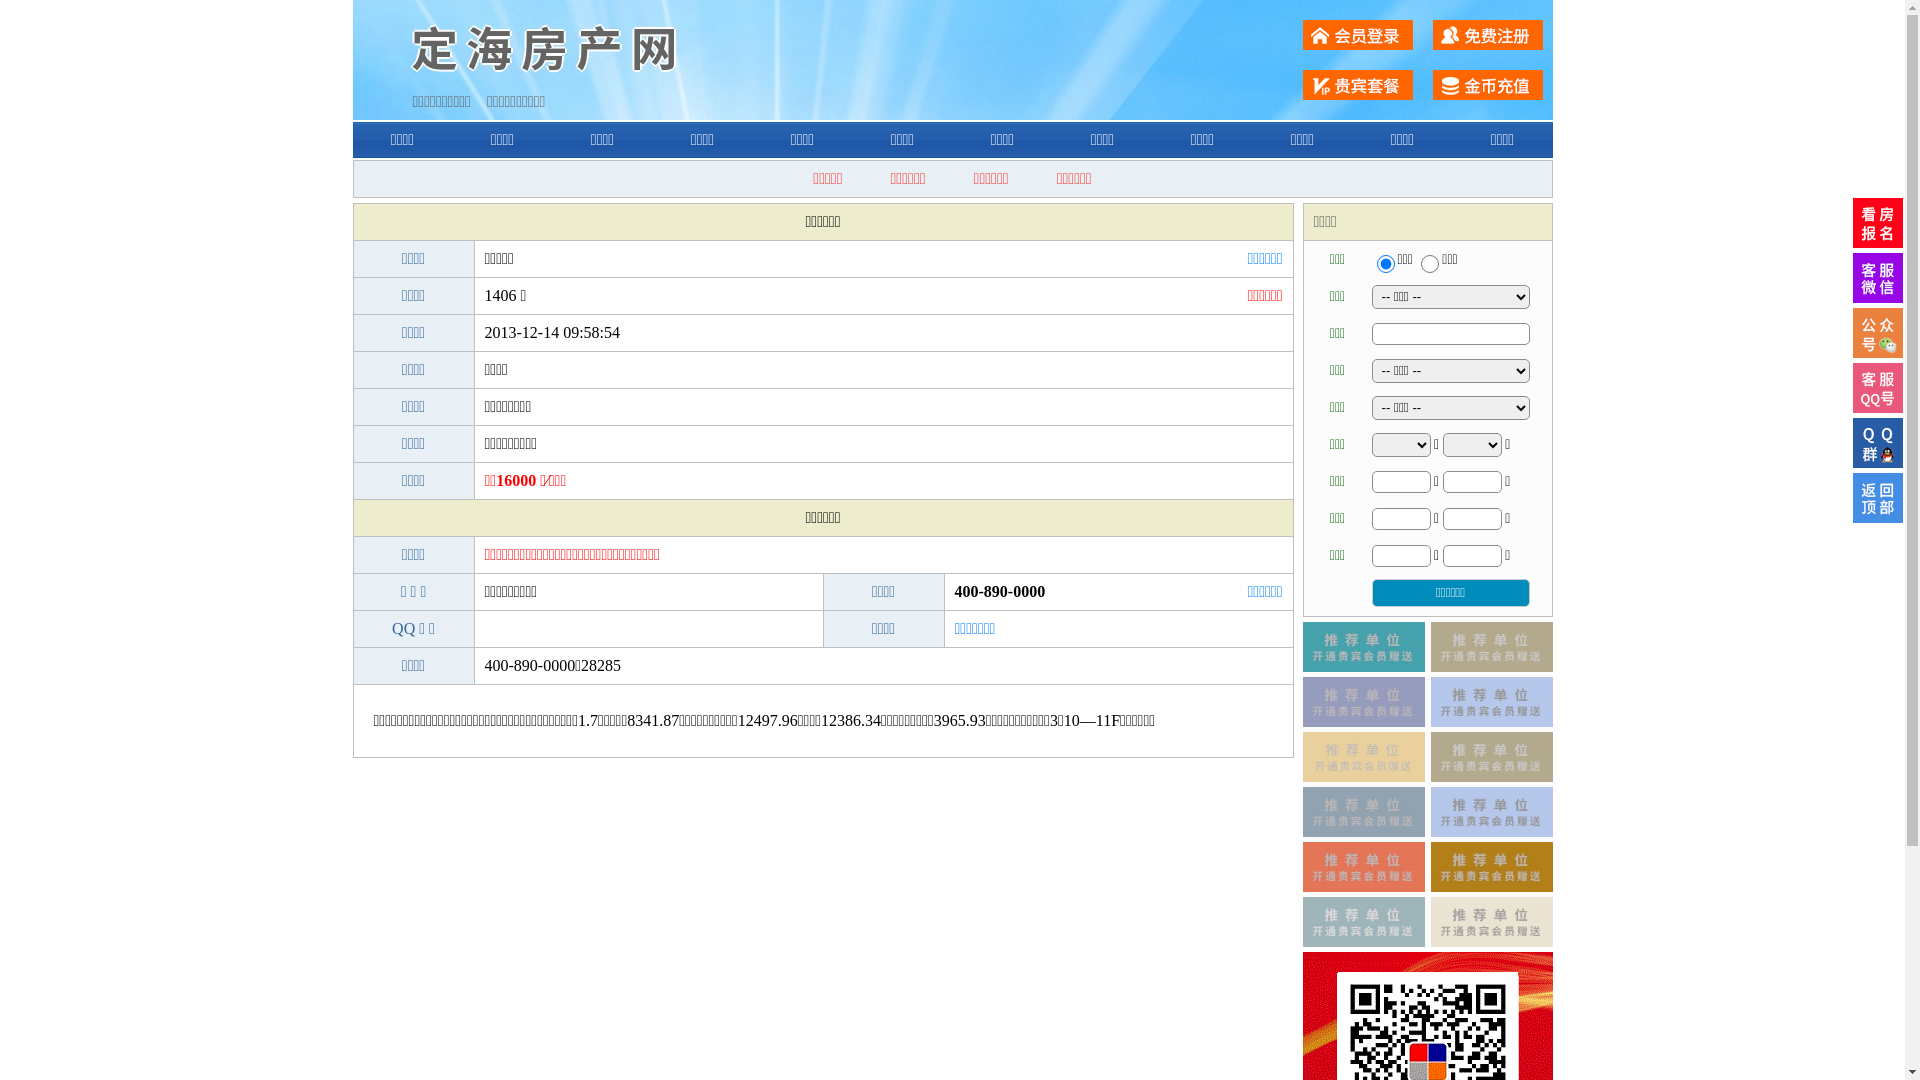 The image size is (1920, 1080). What do you see at coordinates (1419, 262) in the screenshot?
I see `'chuzu'` at bounding box center [1419, 262].